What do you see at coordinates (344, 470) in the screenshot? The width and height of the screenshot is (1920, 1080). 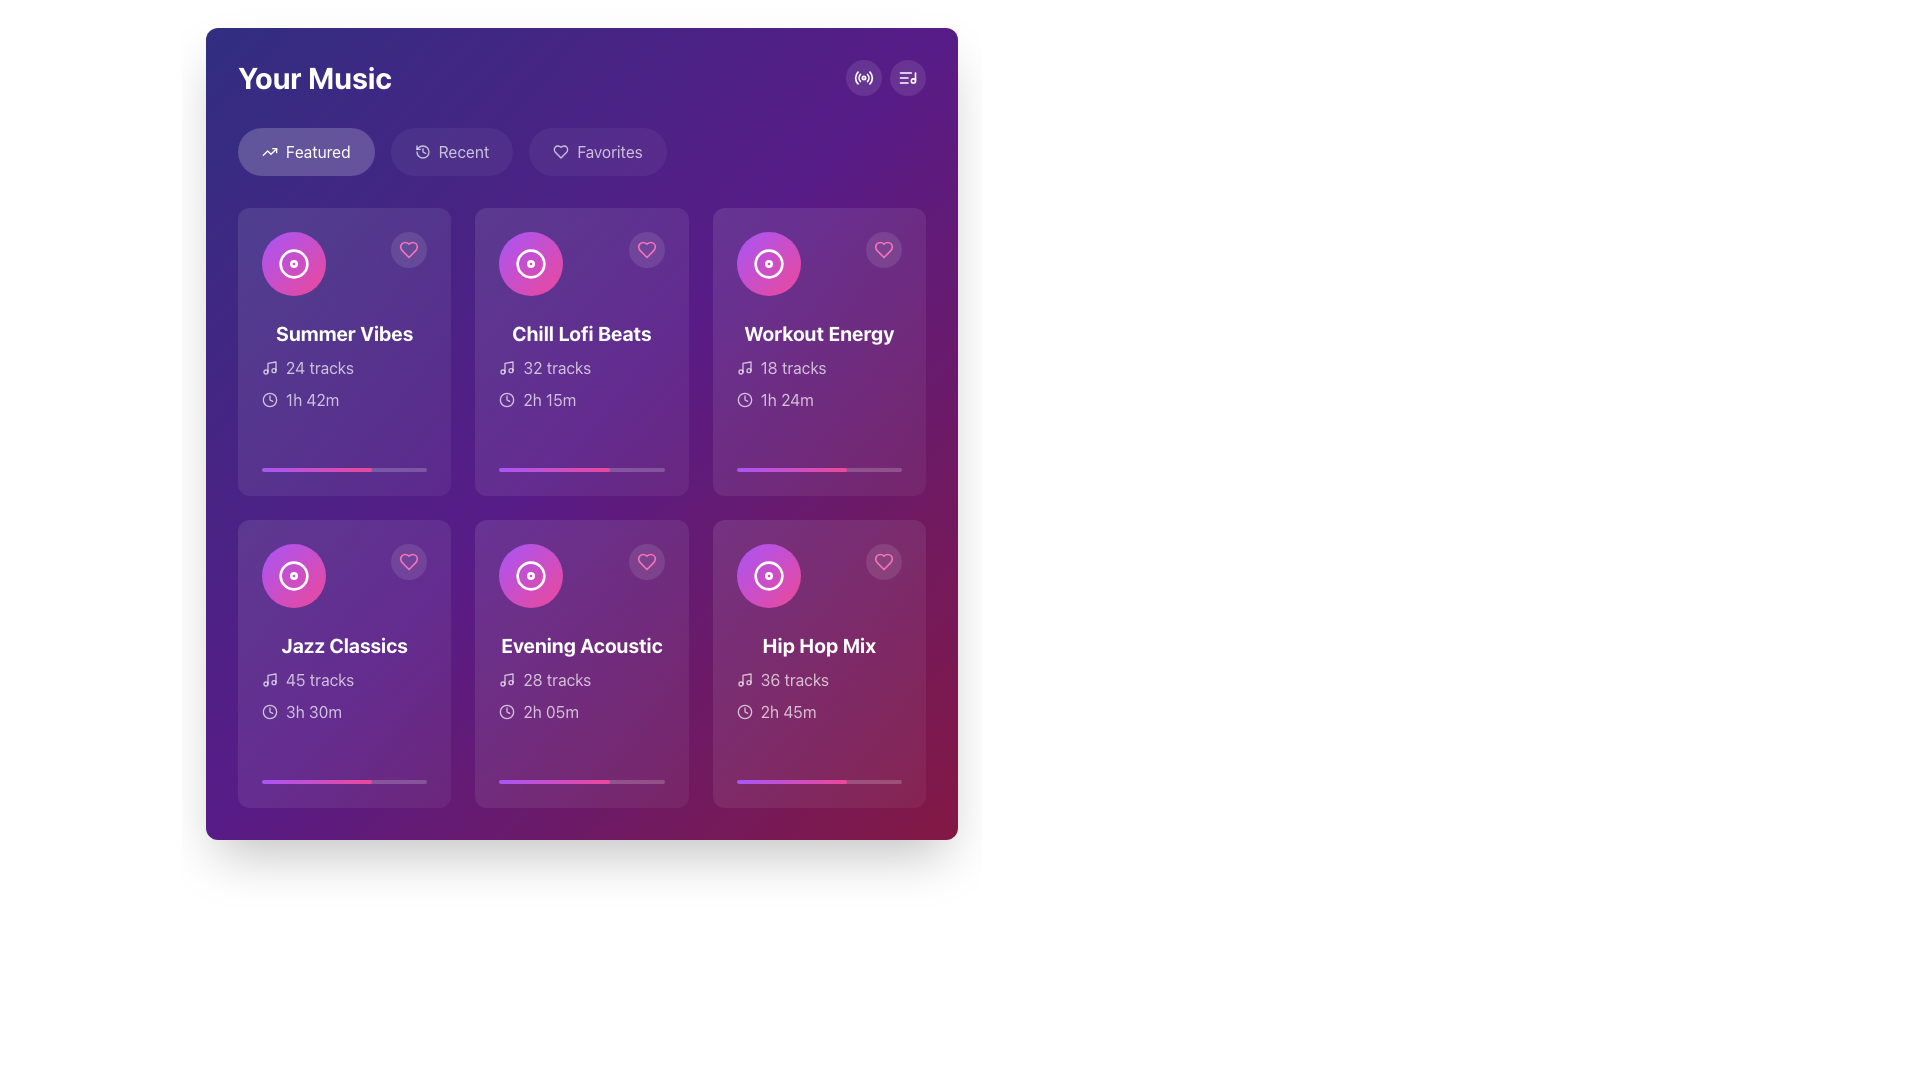 I see `the horizontal progress bar with a gradient fill transitioning from purple to pink, located beneath the text '1h 42m' in the 'Summer Vibes' card` at bounding box center [344, 470].